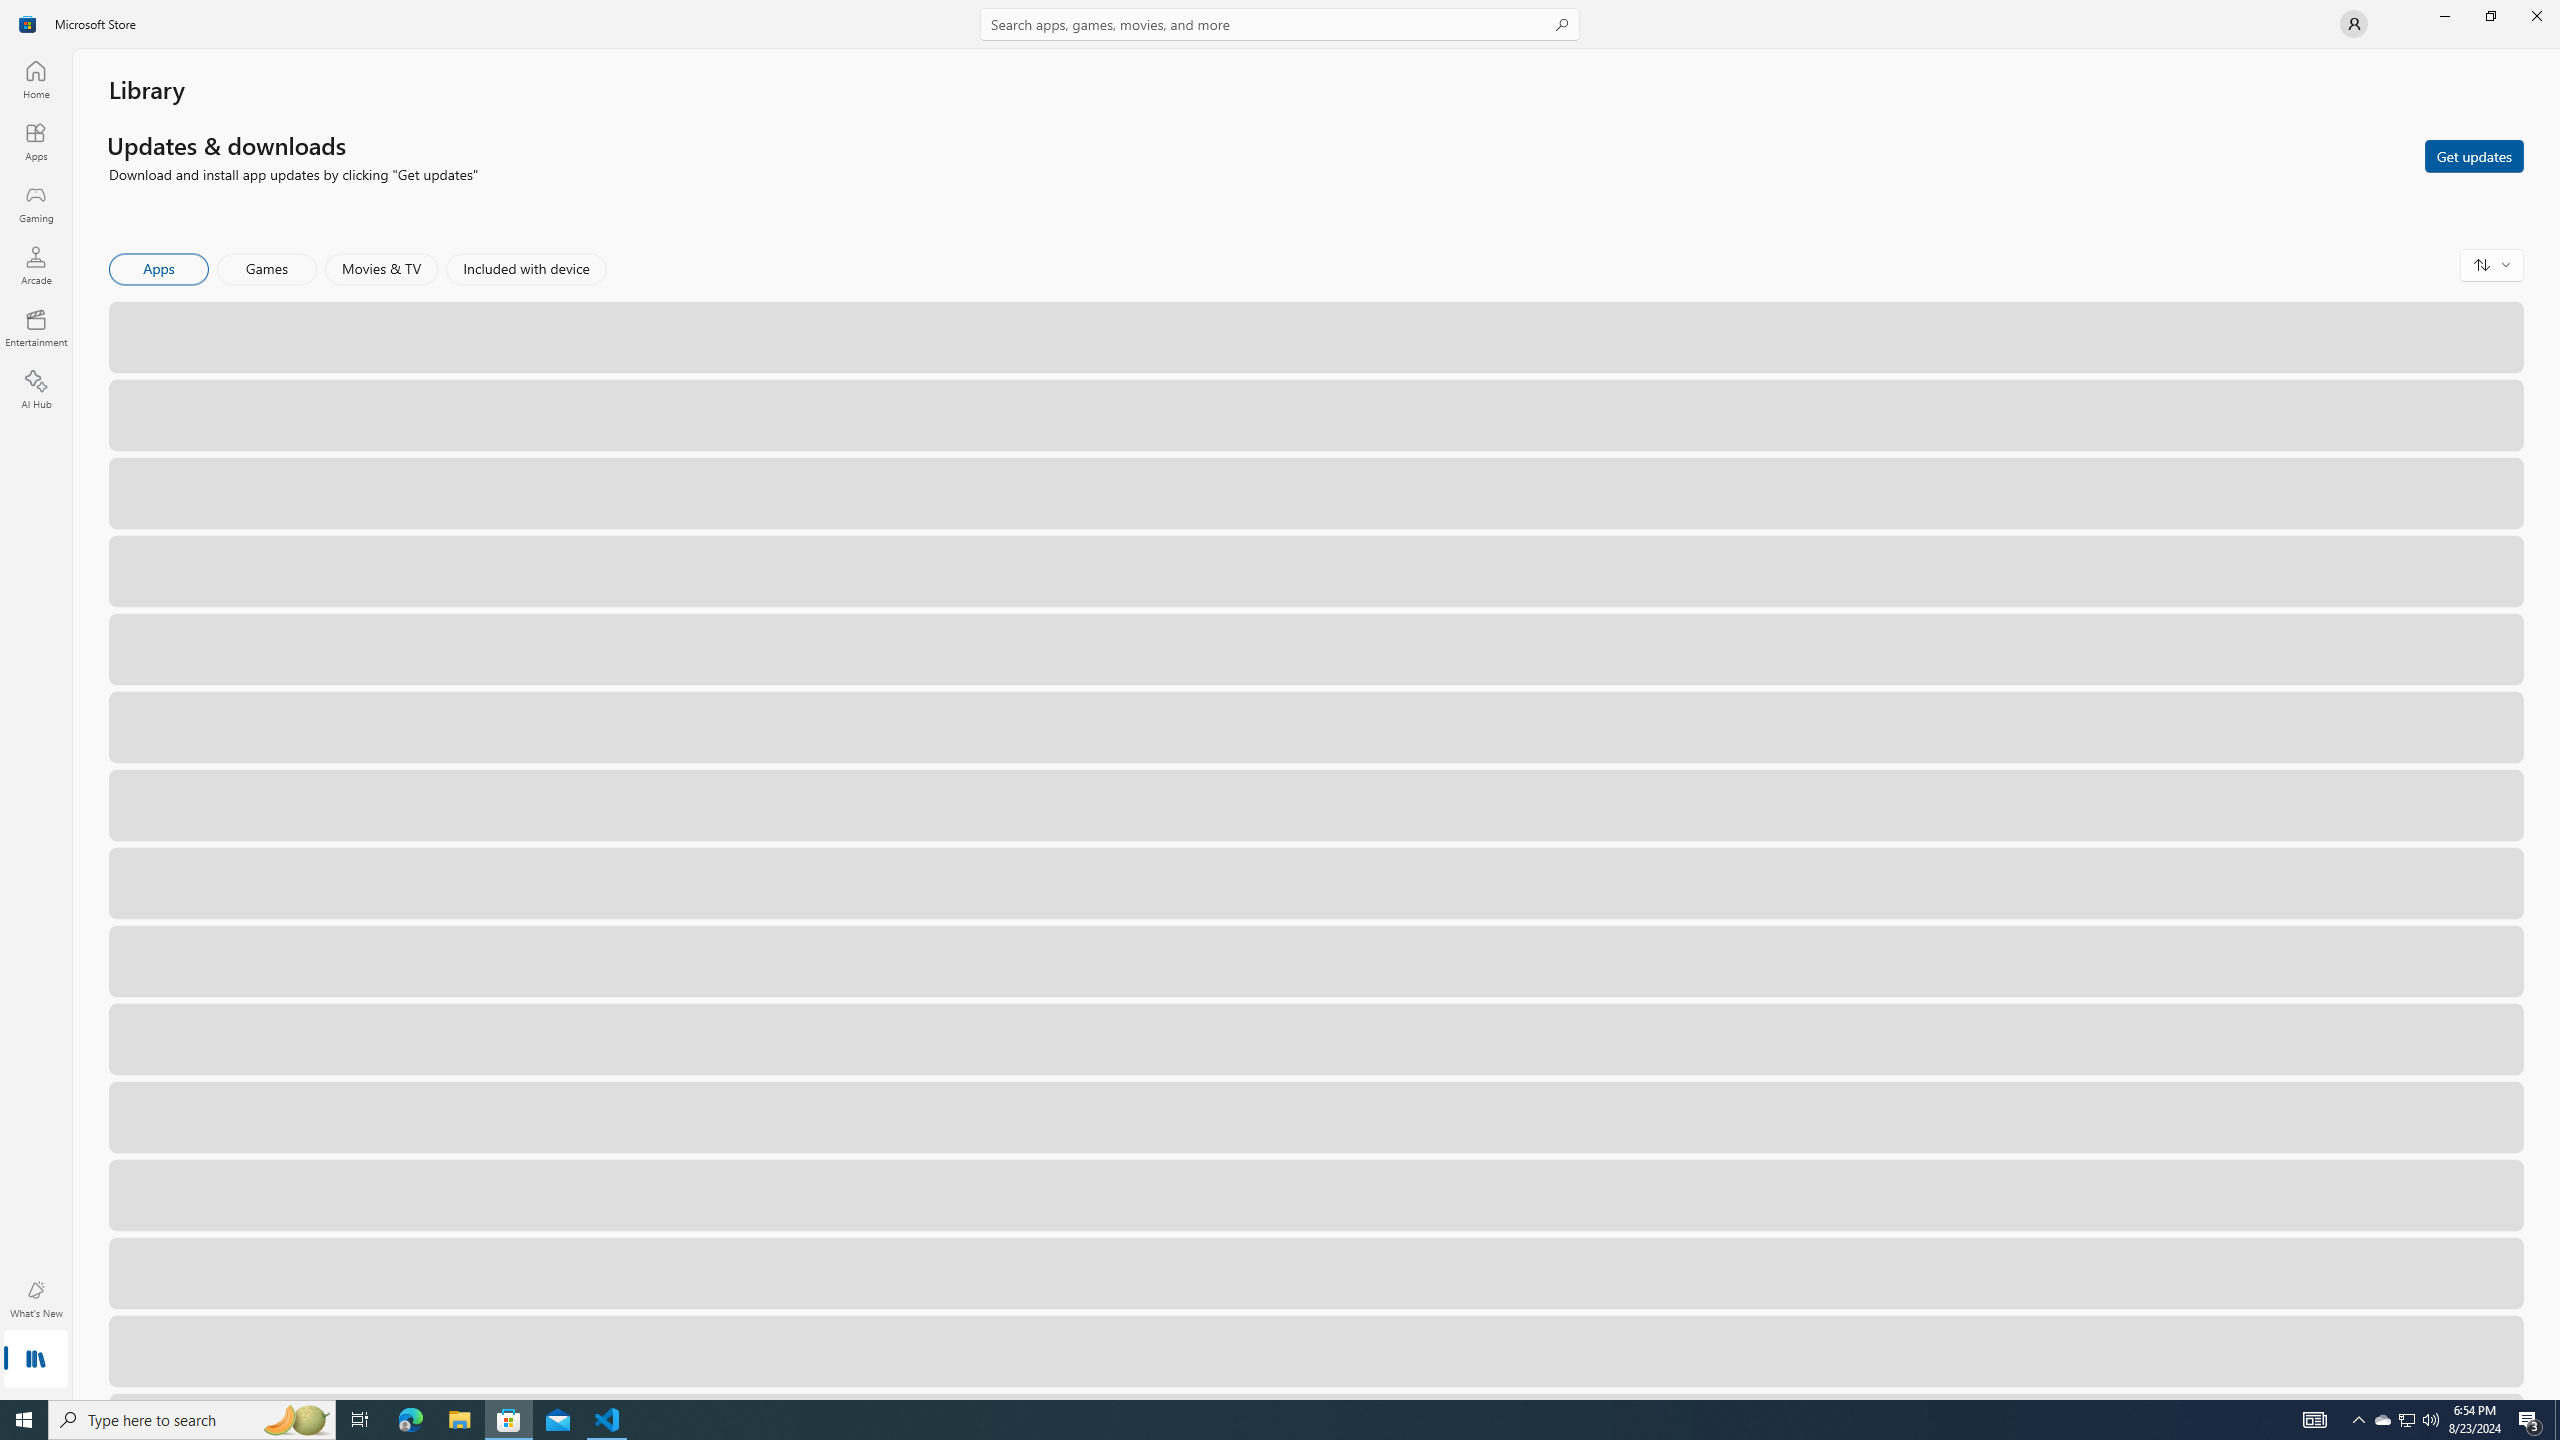 This screenshot has width=2560, height=1440. I want to click on 'Apps', so click(159, 268).